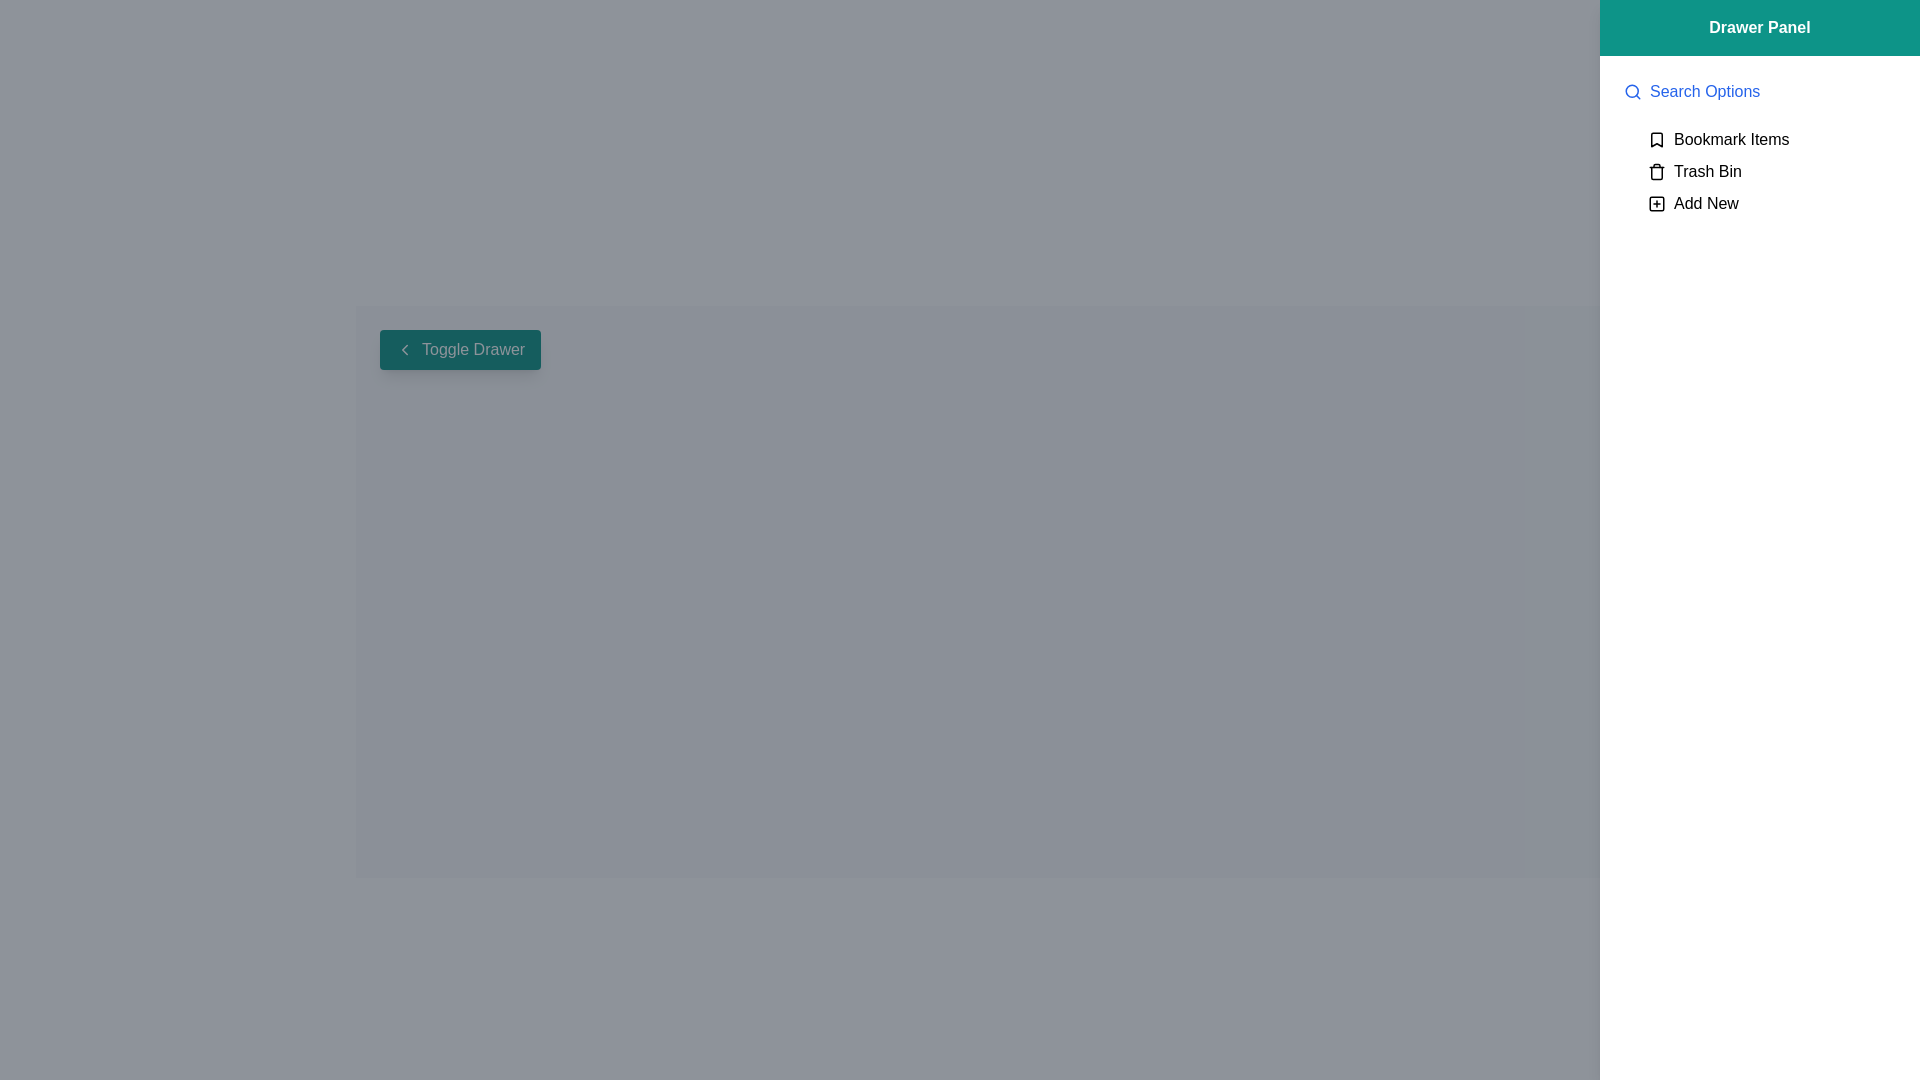 This screenshot has width=1920, height=1080. Describe the element at coordinates (459, 349) in the screenshot. I see `the 'Toggle Drawer' button with a teal background and white text` at that location.